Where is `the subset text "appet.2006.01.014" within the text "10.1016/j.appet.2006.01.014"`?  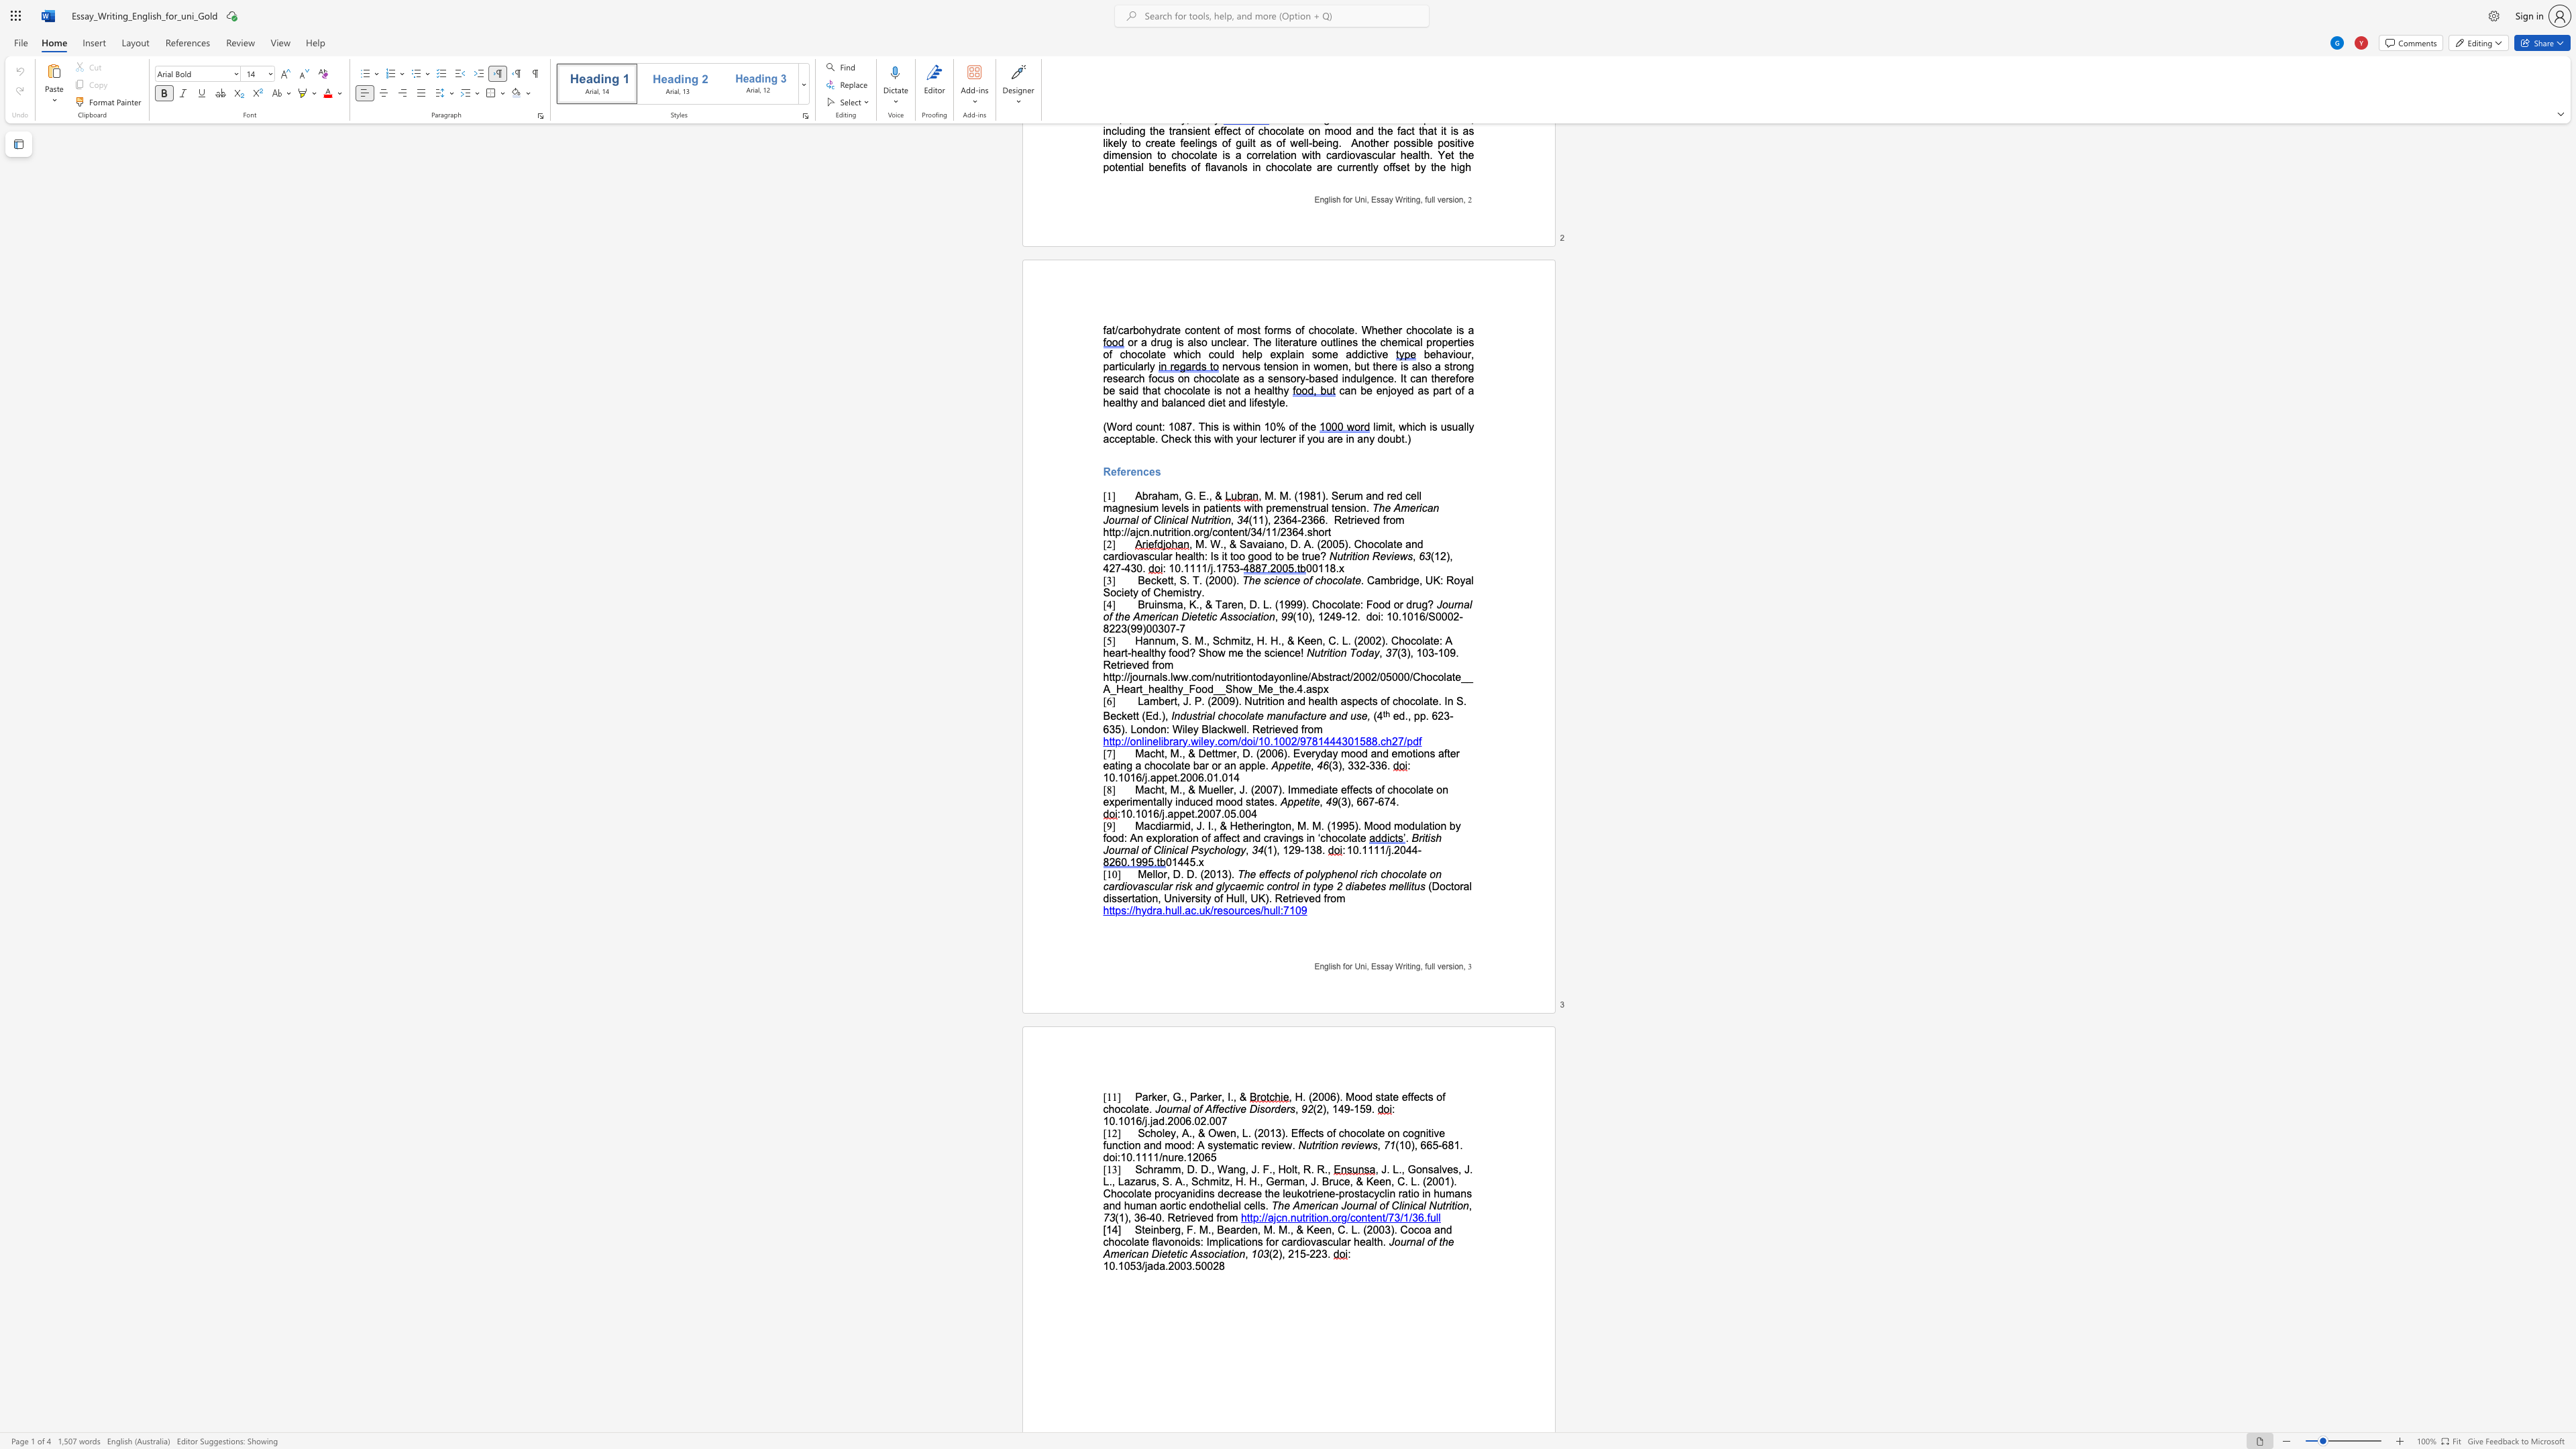 the subset text "appet.2006.01.014" within the text "10.1016/j.appet.2006.01.014" is located at coordinates (1149, 776).